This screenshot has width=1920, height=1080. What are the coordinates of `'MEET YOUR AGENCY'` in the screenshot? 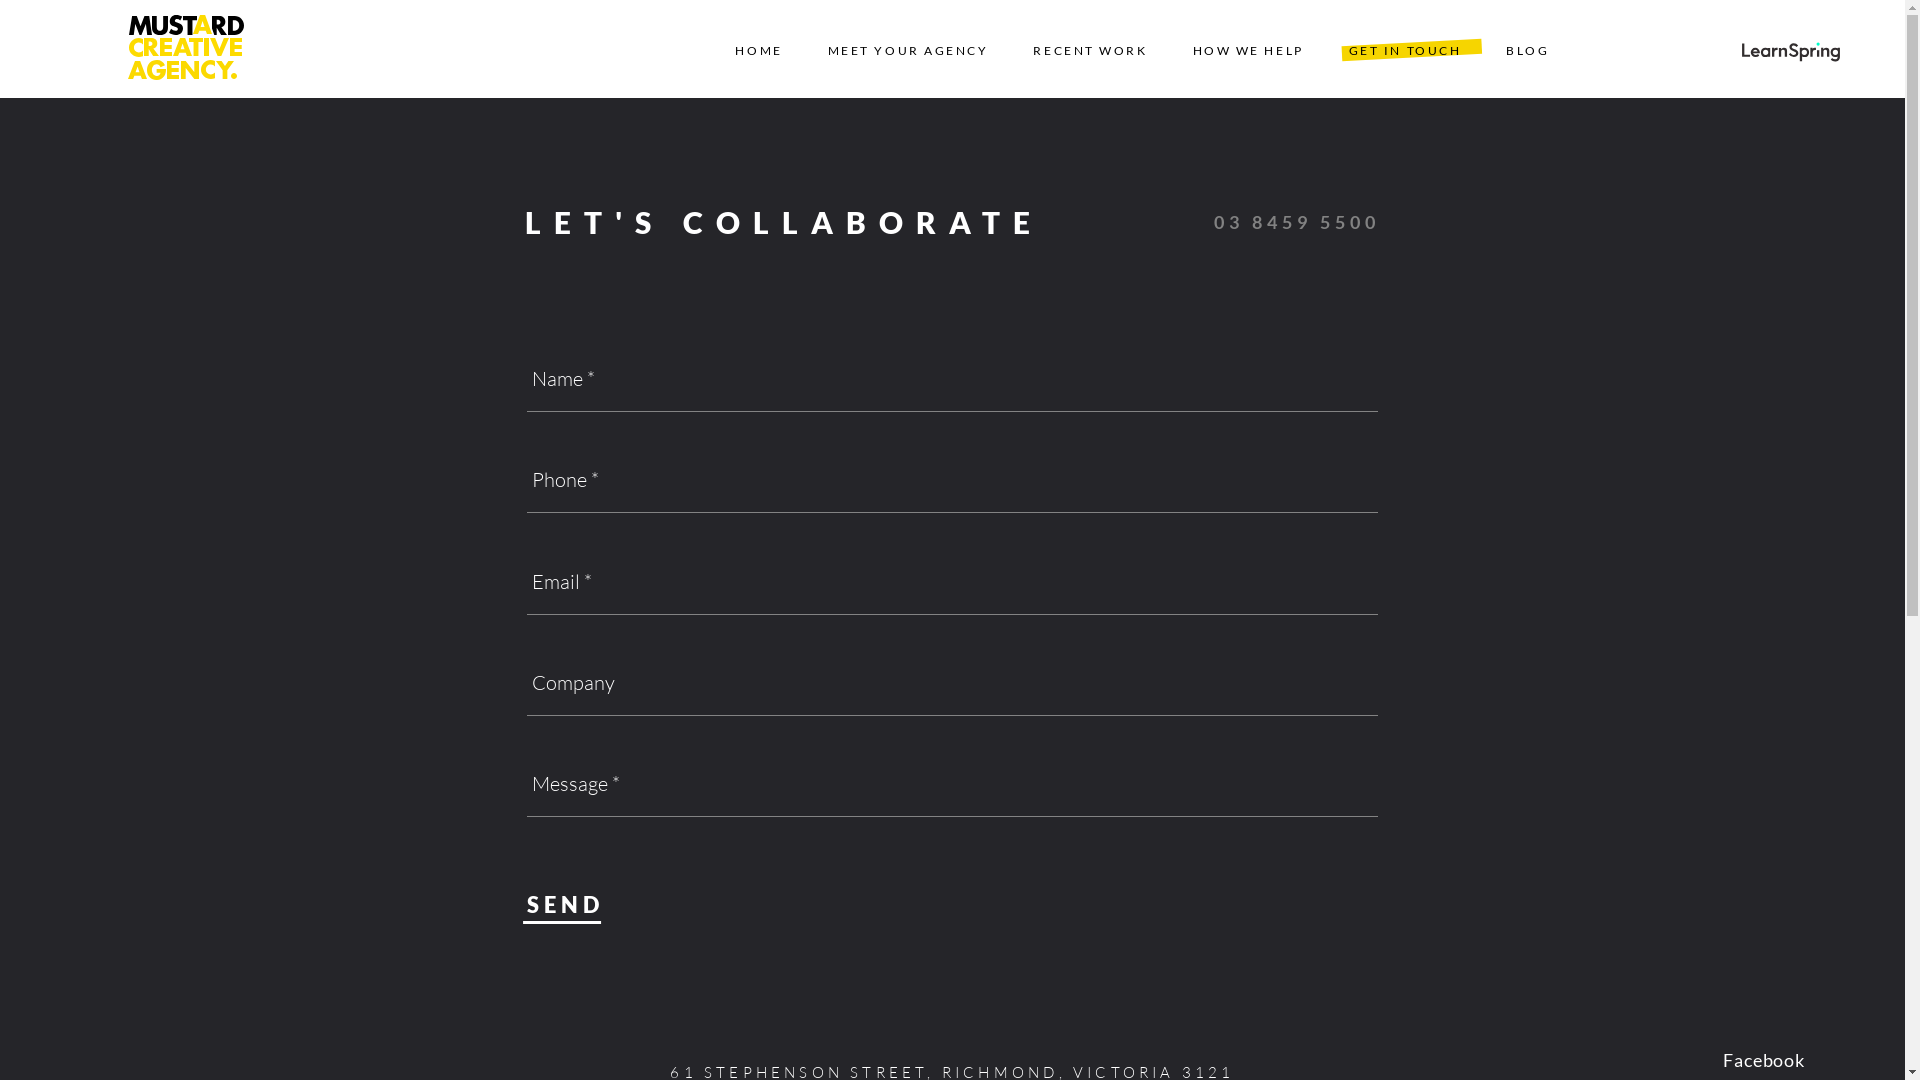 It's located at (906, 49).